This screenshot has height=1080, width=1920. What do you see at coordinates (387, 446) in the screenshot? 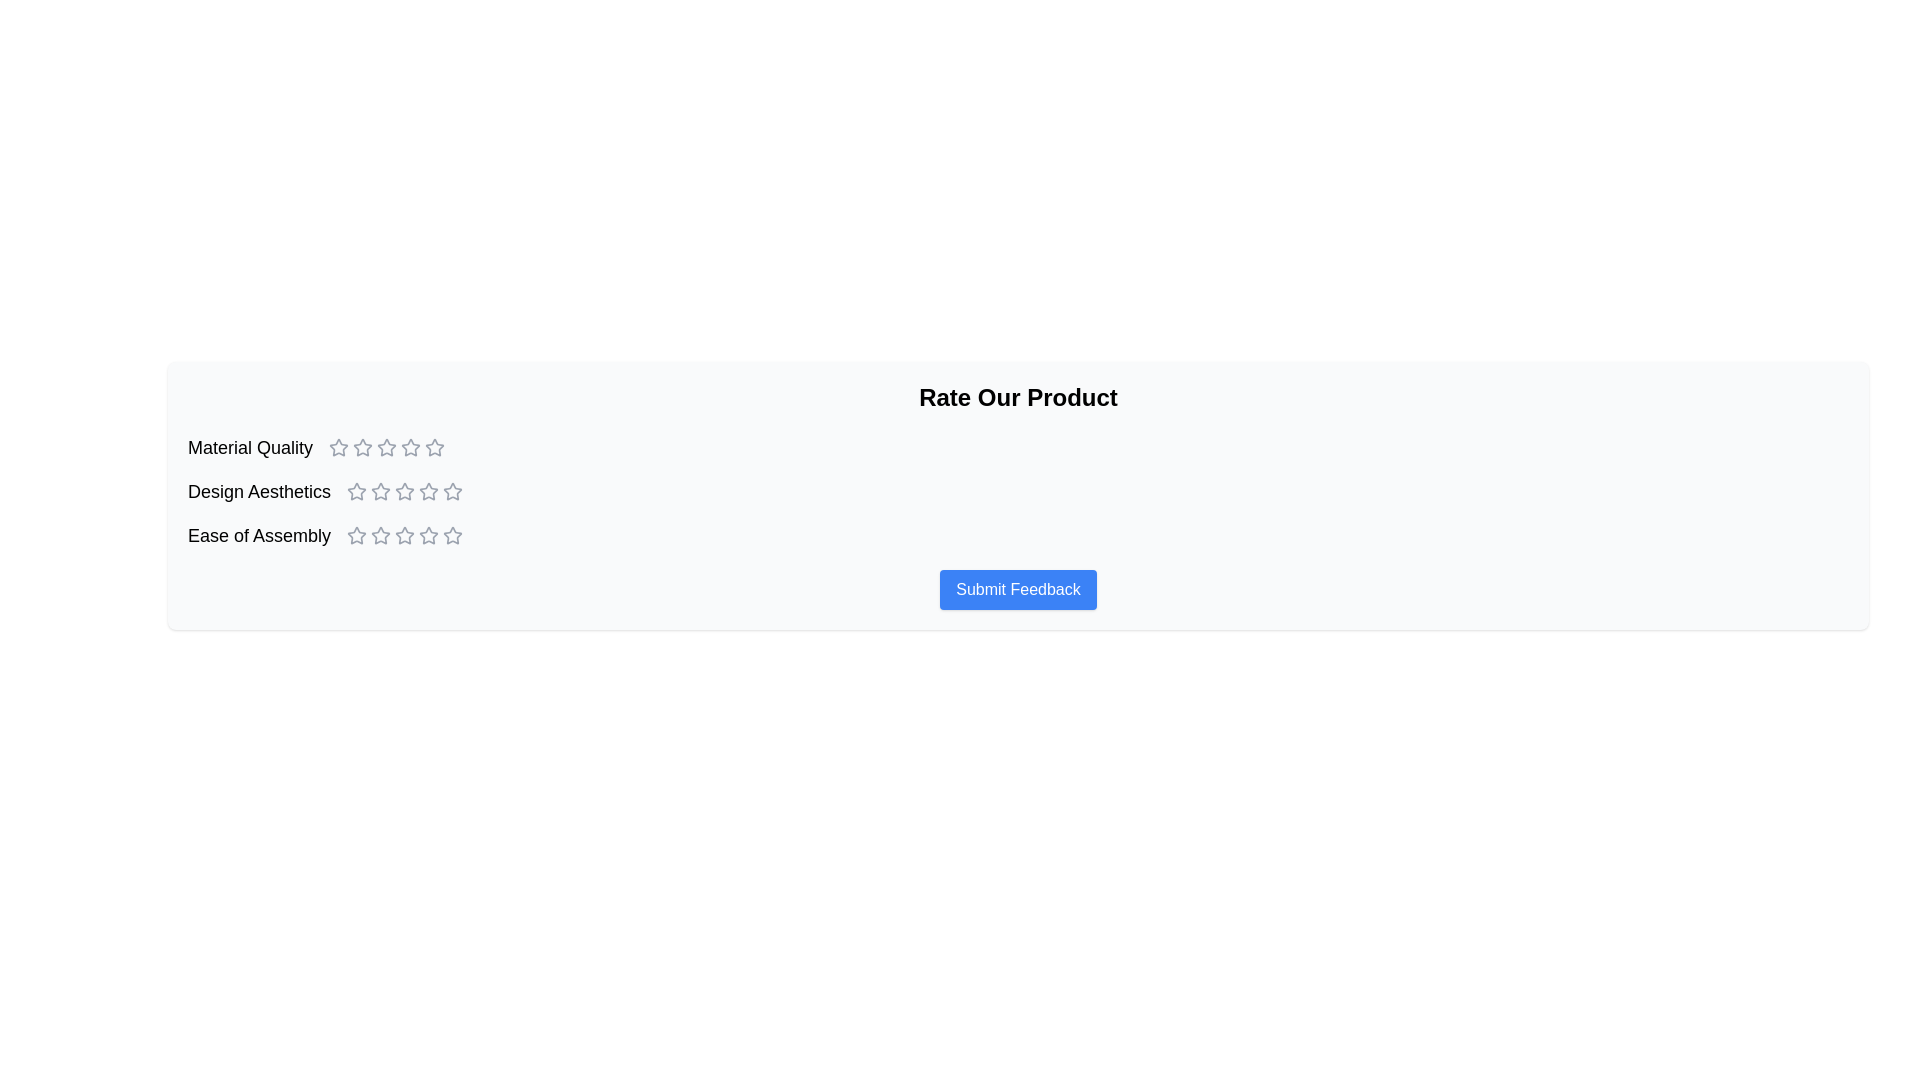
I see `the central star in the rating component, which is adjacent to the text 'Material Quality'` at bounding box center [387, 446].